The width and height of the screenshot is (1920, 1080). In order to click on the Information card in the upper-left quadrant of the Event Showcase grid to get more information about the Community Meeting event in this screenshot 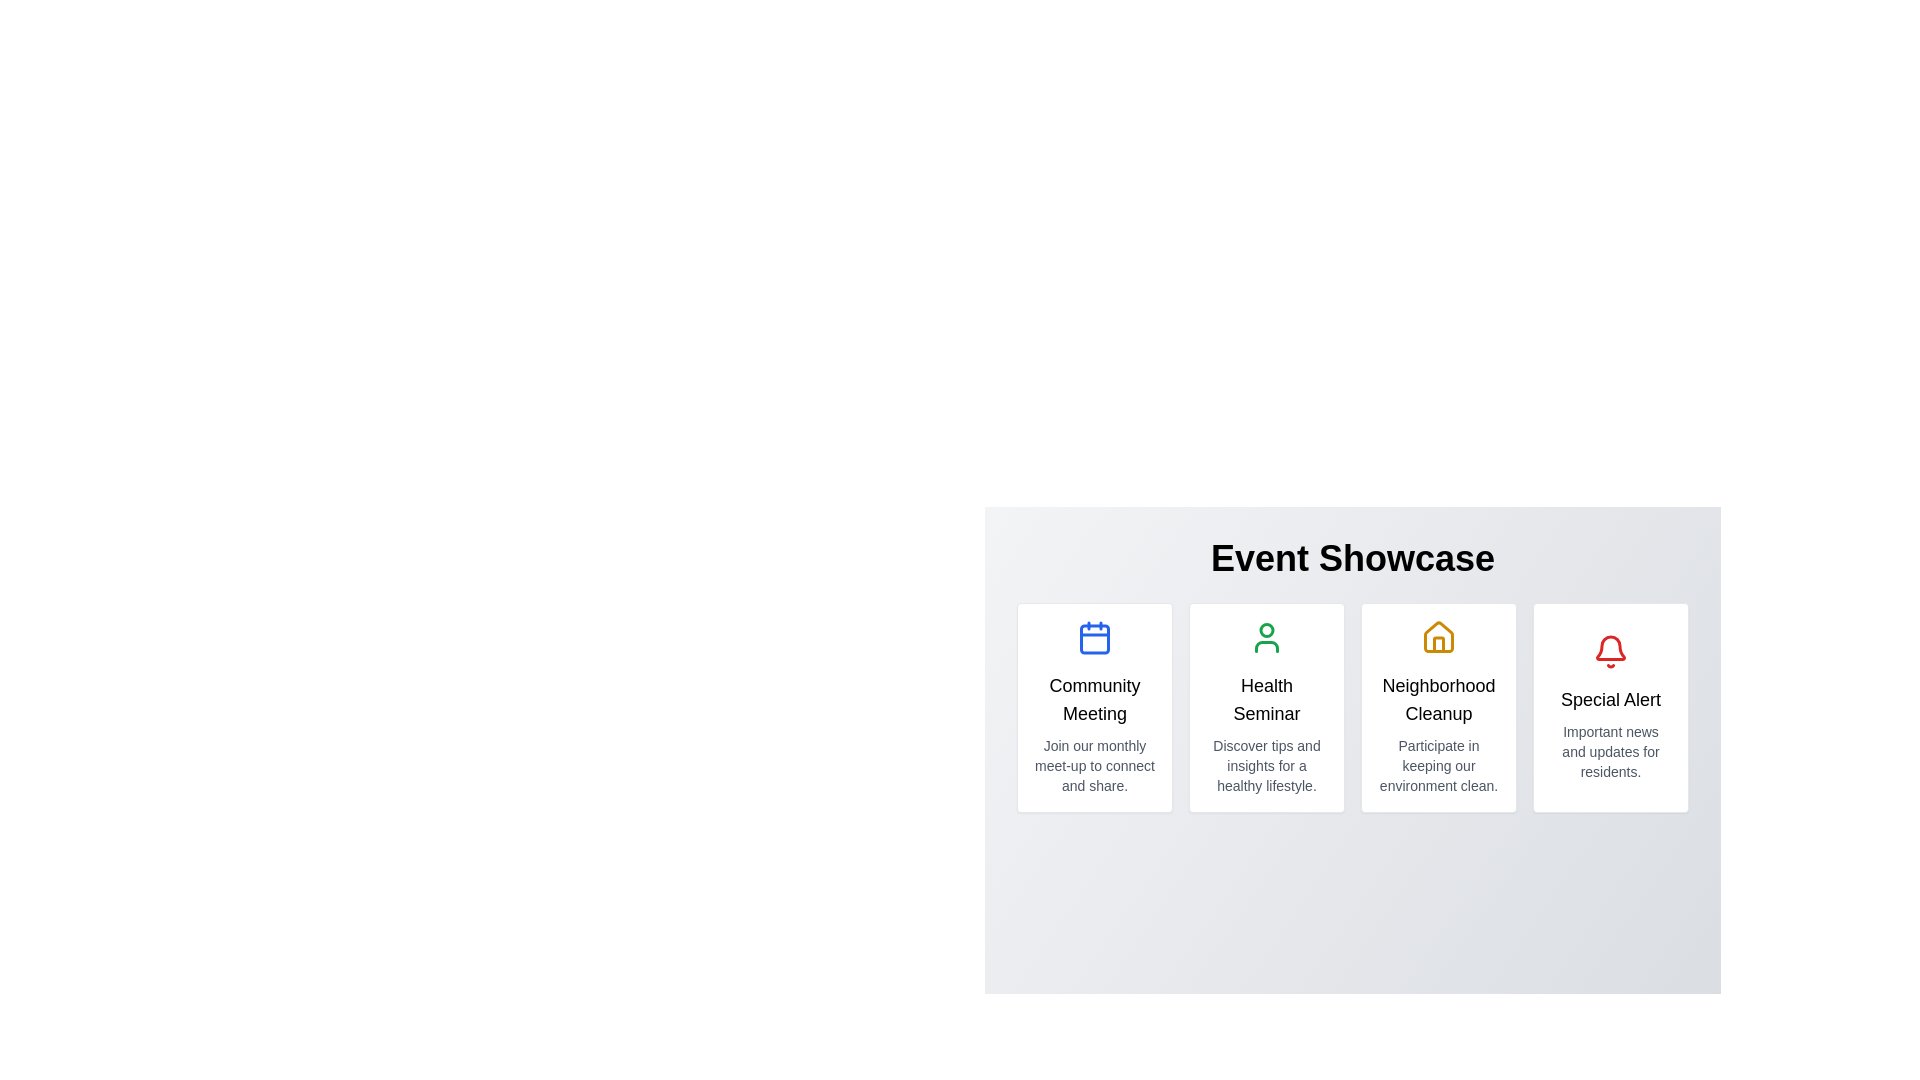, I will do `click(1093, 707)`.